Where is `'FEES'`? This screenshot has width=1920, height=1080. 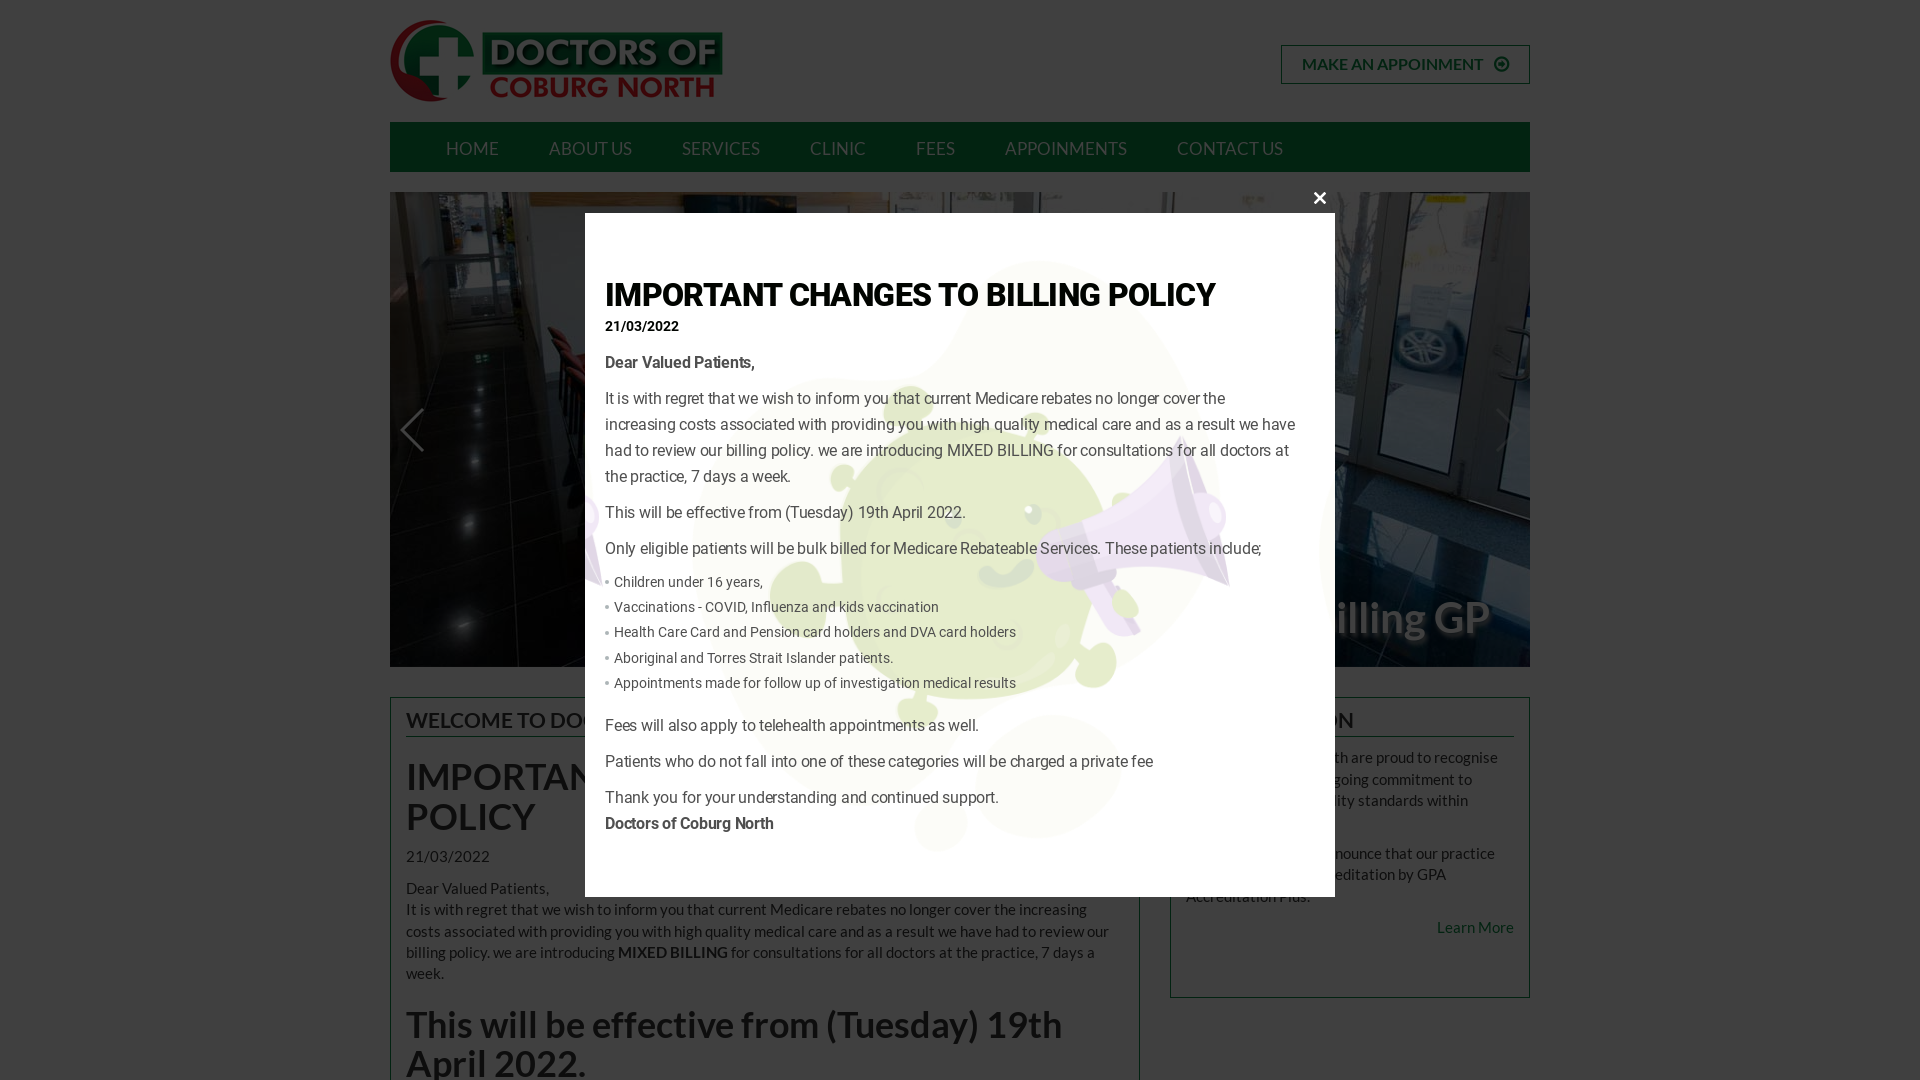 'FEES' is located at coordinates (934, 145).